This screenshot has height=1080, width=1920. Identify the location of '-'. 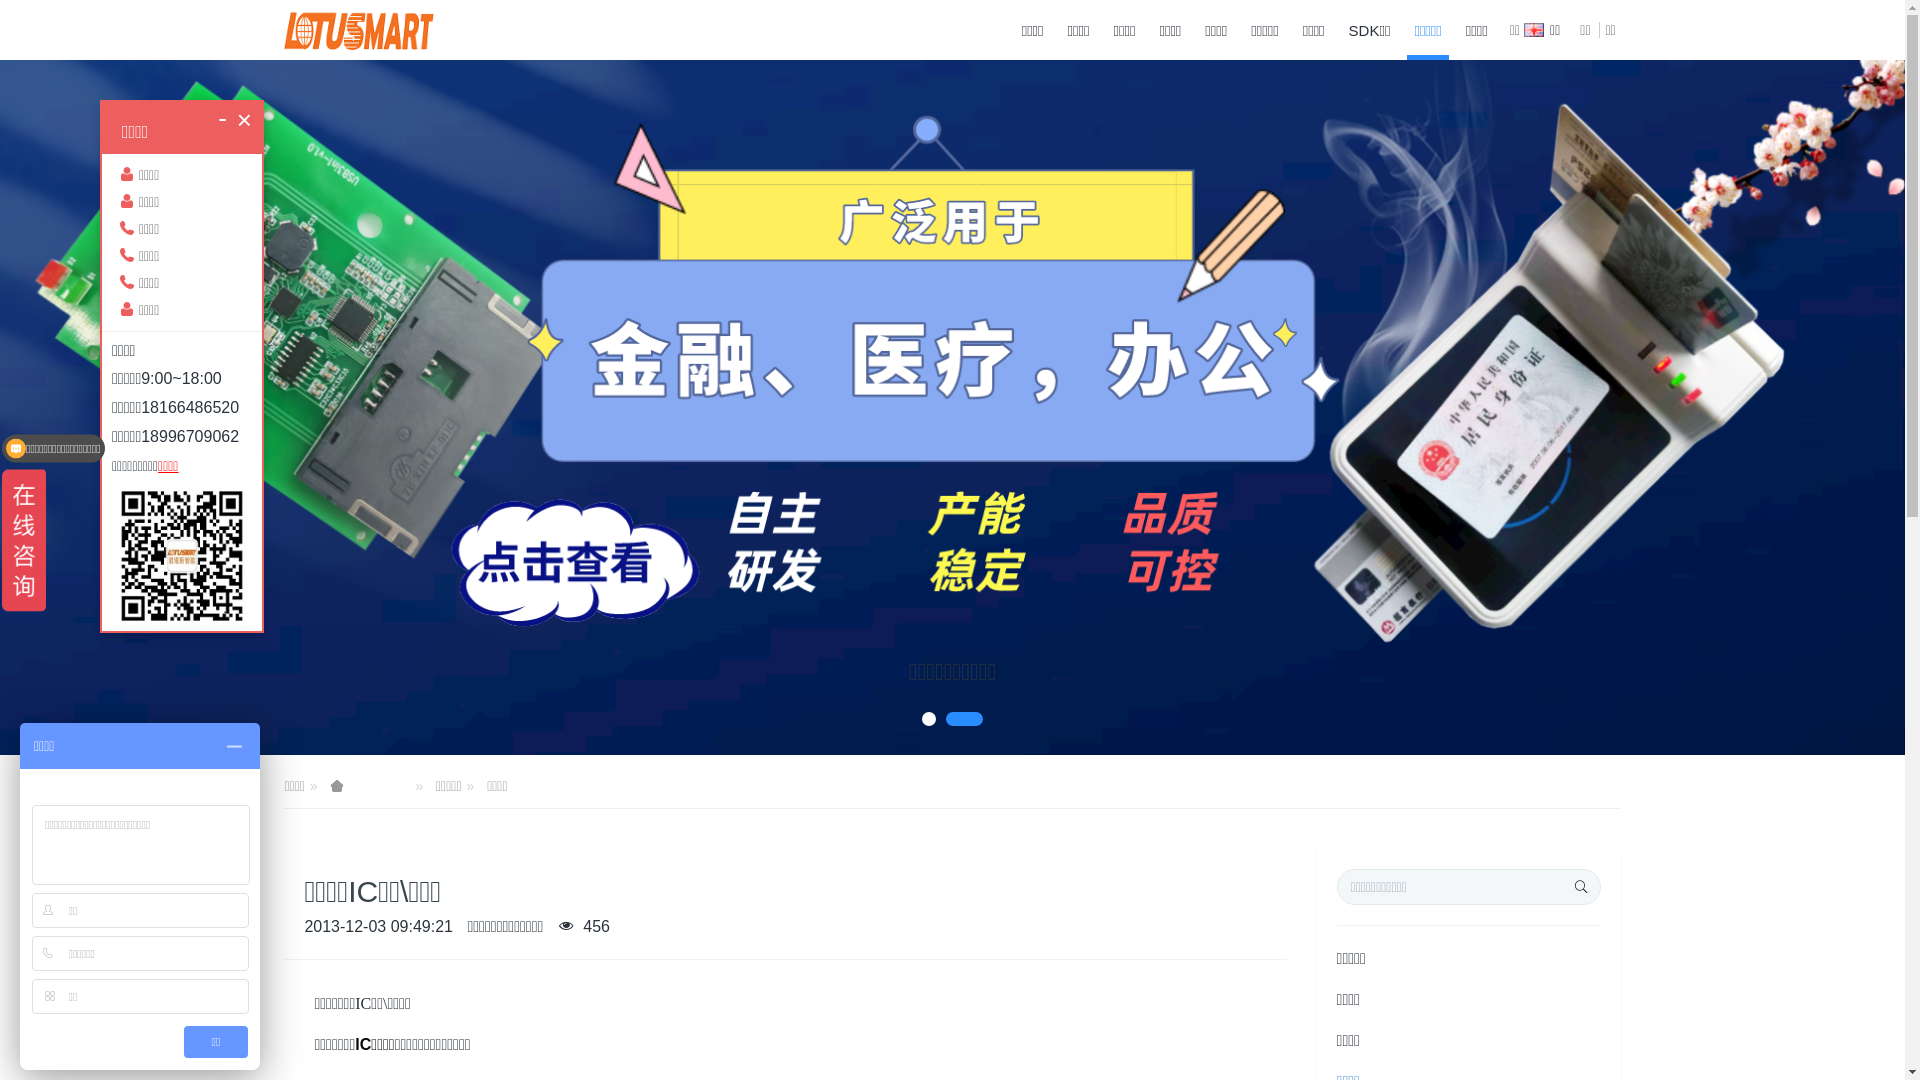
(217, 118).